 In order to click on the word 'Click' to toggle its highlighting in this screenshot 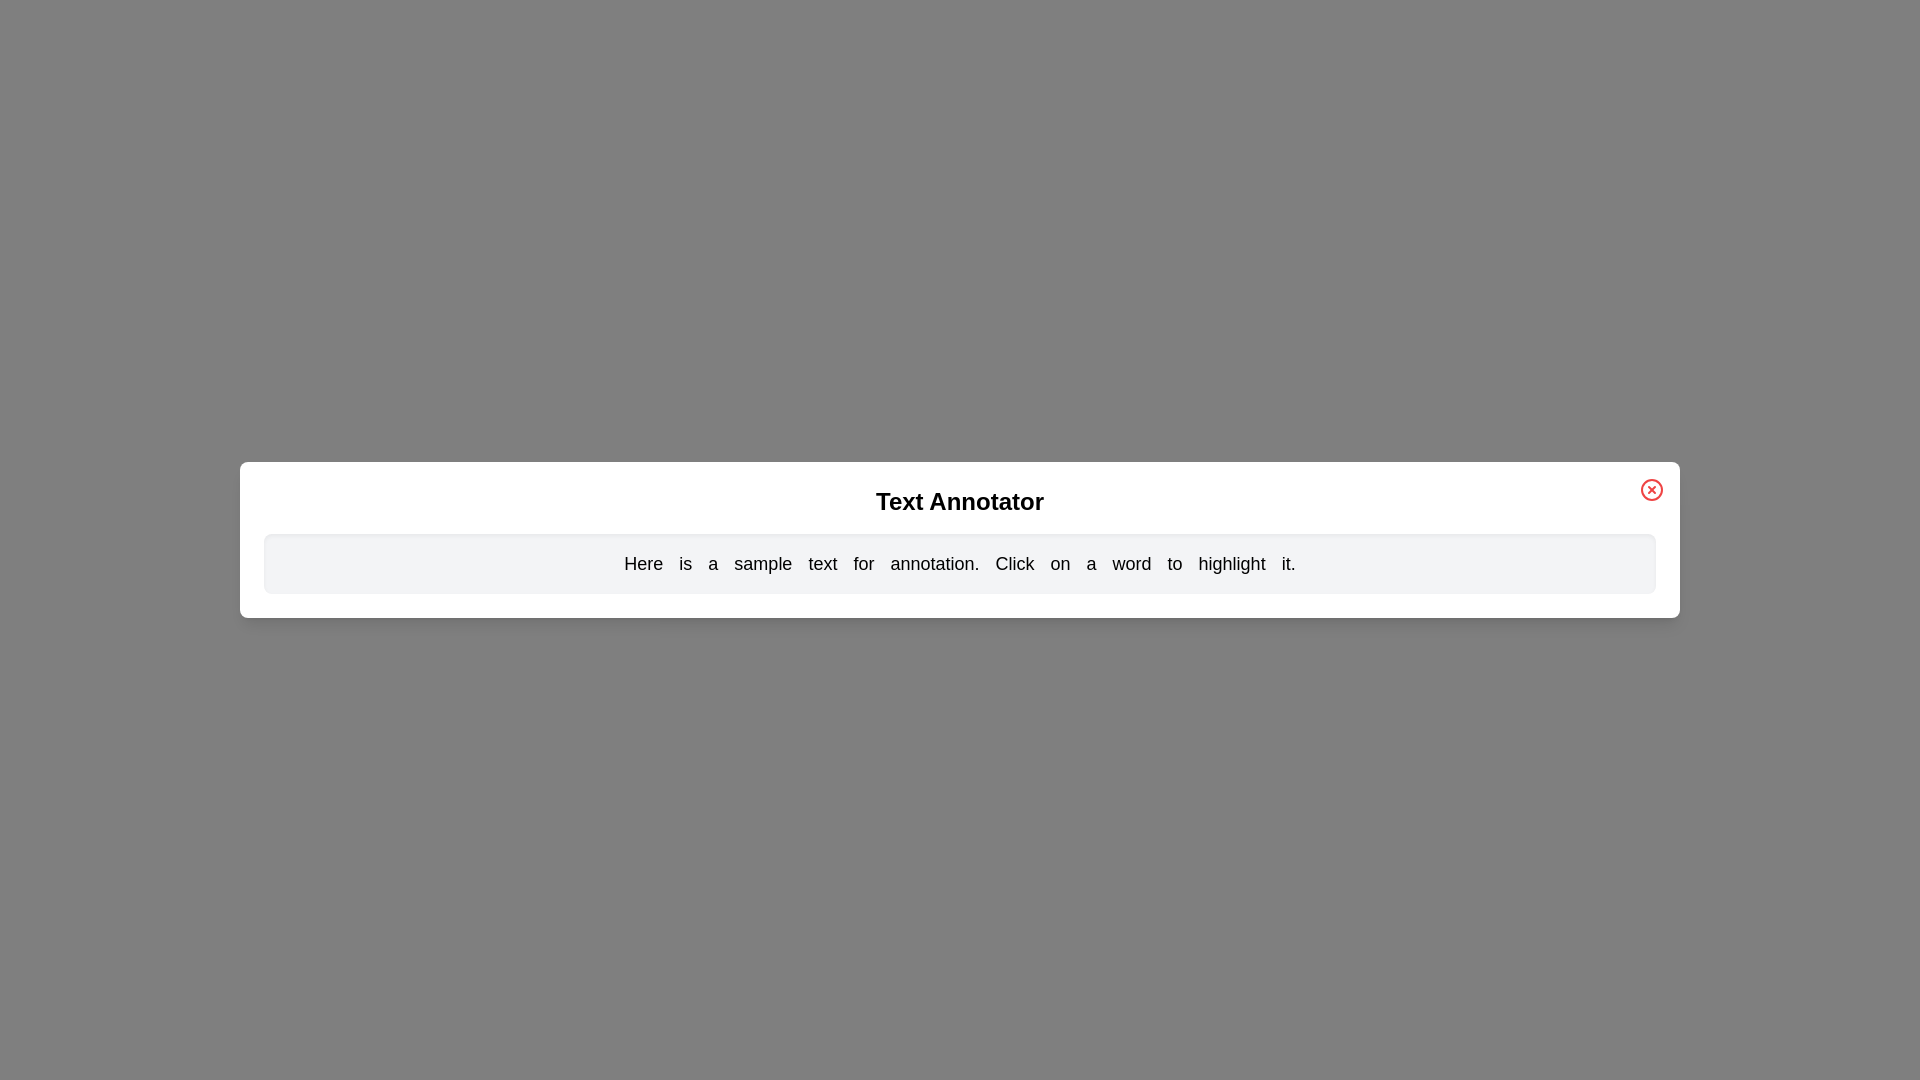, I will do `click(1014, 563)`.